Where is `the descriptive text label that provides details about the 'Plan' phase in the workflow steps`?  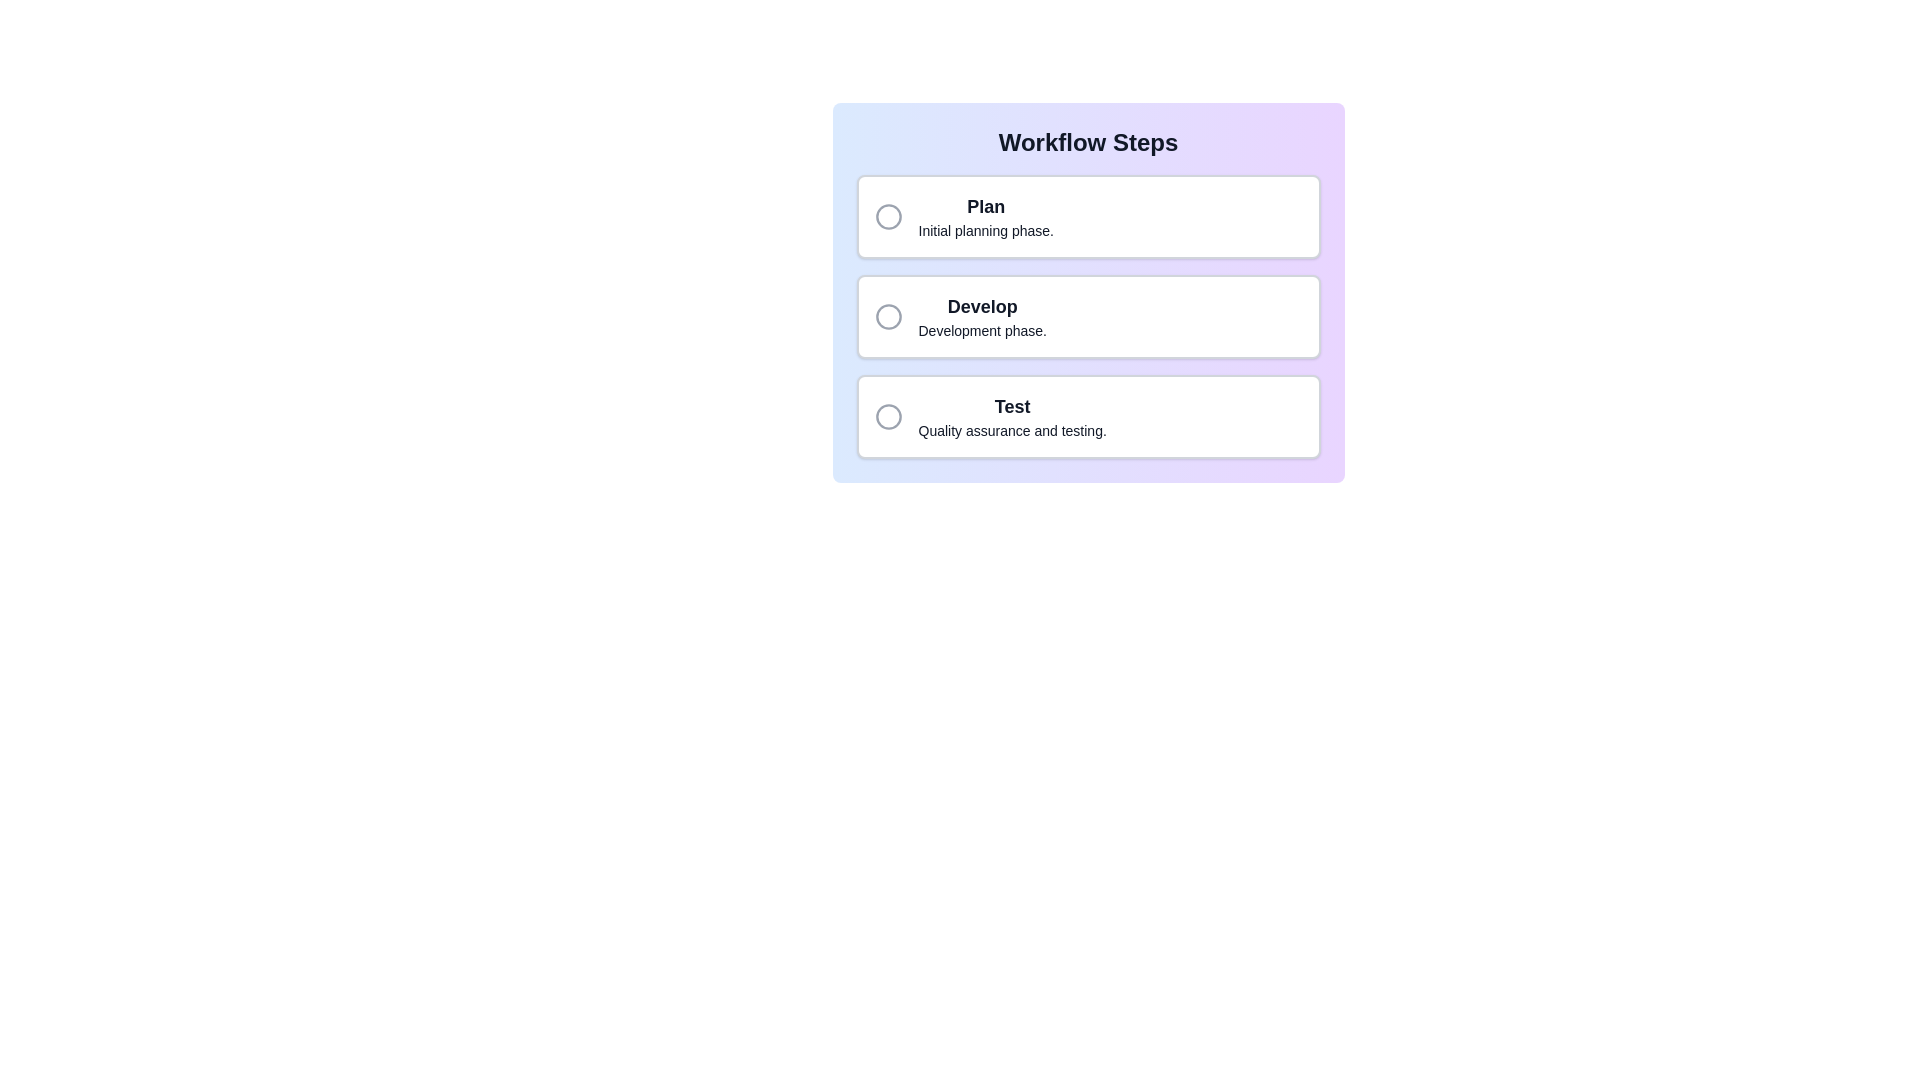 the descriptive text label that provides details about the 'Plan' phase in the workflow steps is located at coordinates (986, 230).